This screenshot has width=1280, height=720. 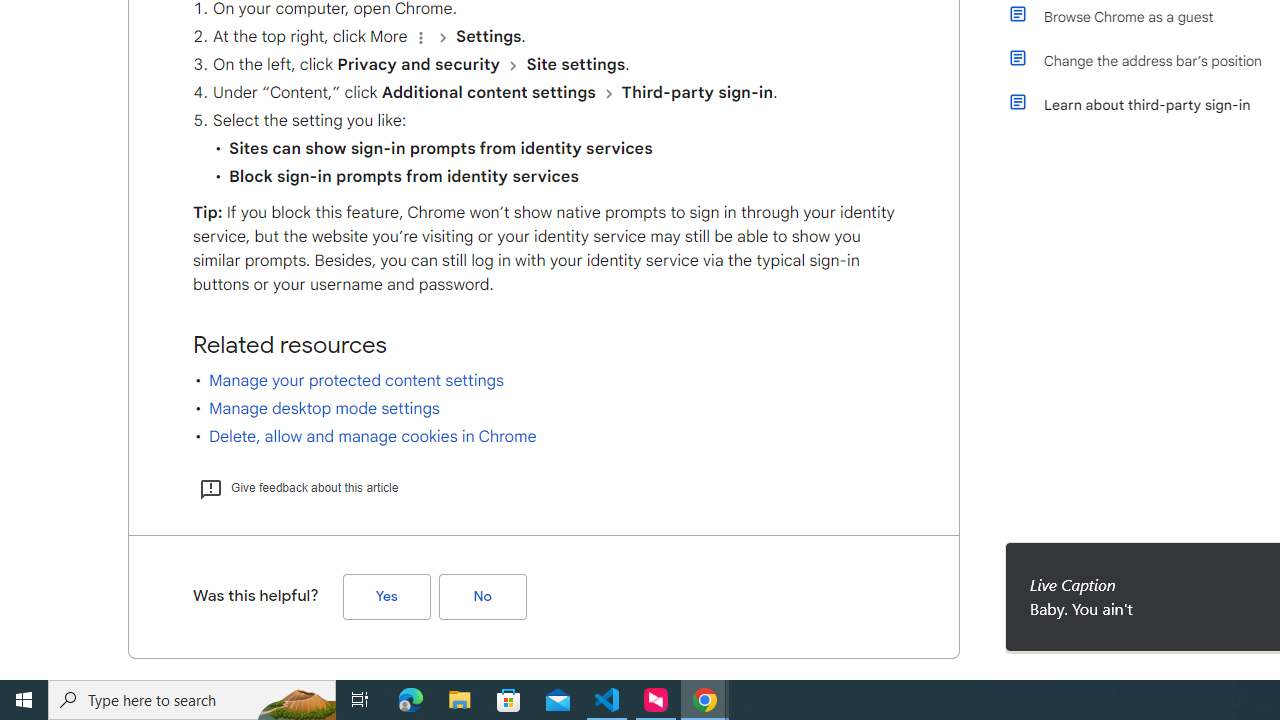 I want to click on 'No (Was this helpful?)', so click(x=482, y=595).